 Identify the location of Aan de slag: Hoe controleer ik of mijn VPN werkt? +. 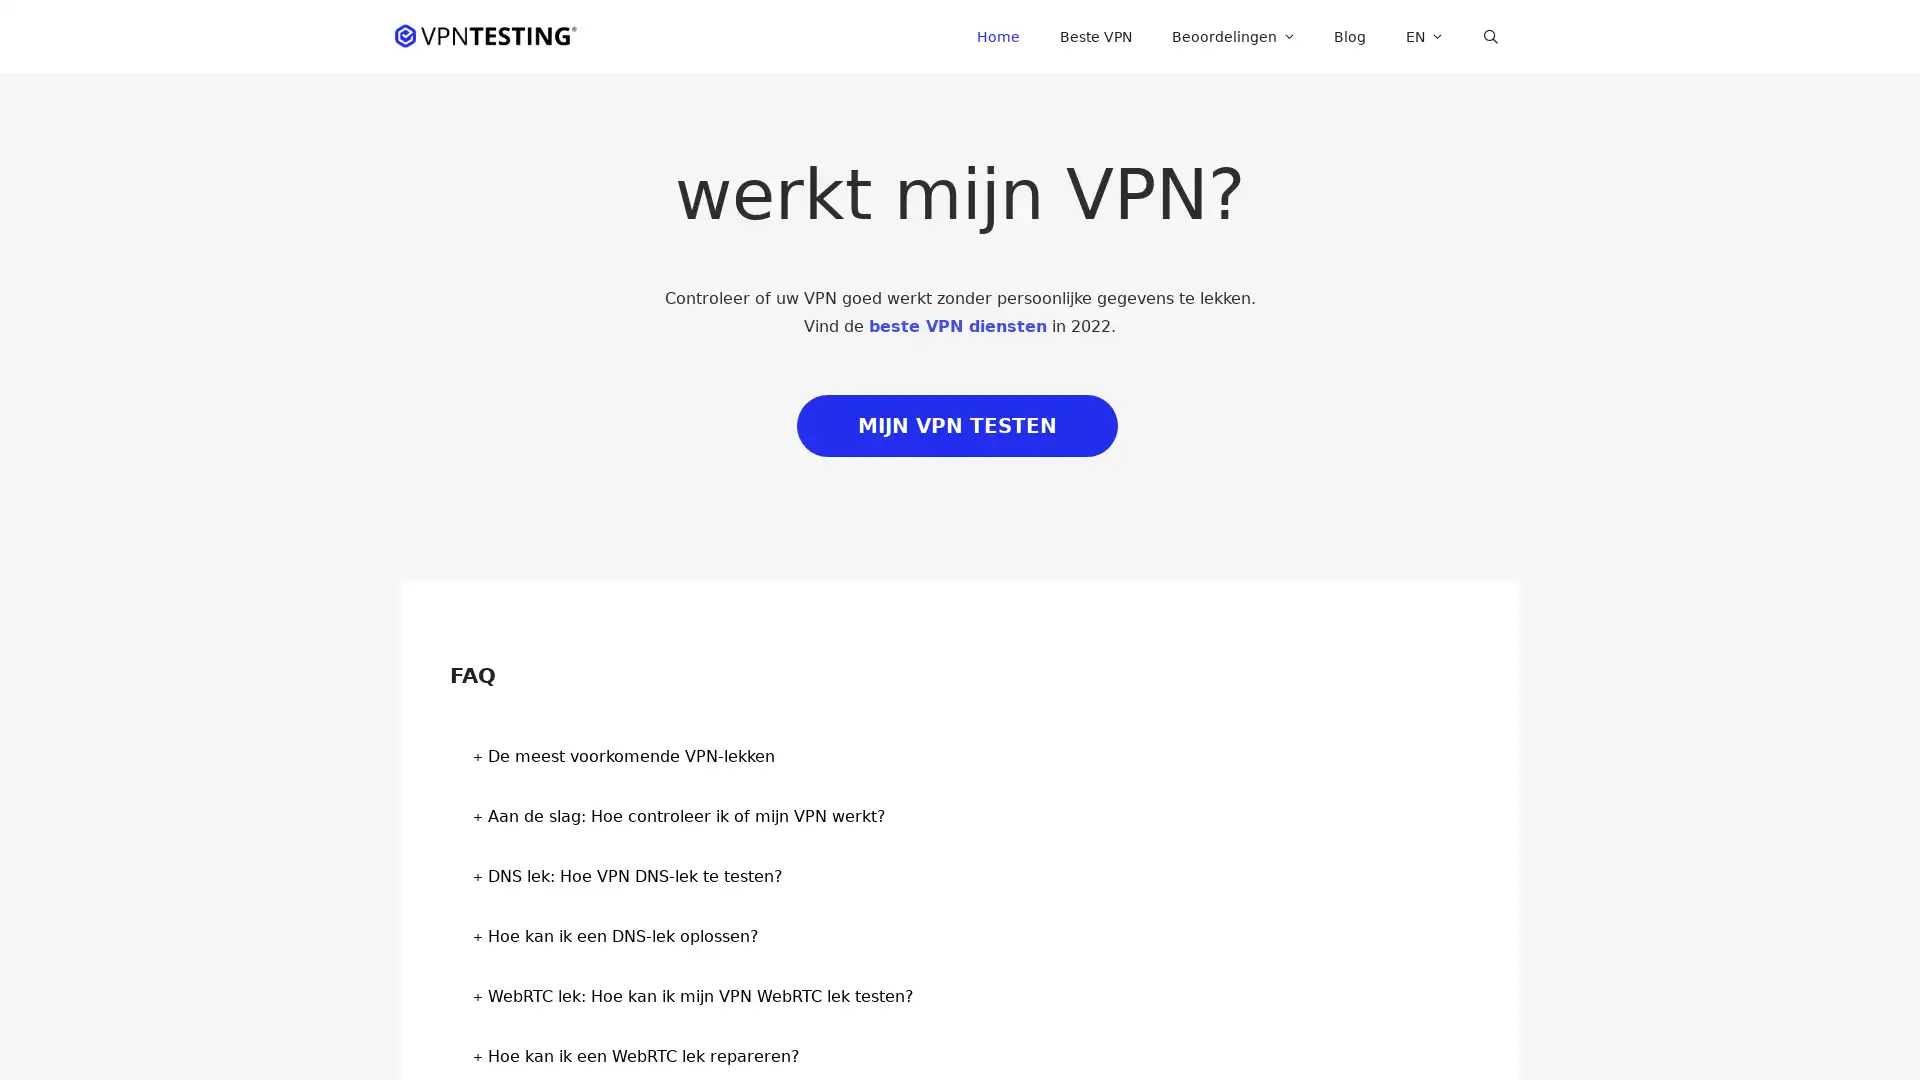
(960, 817).